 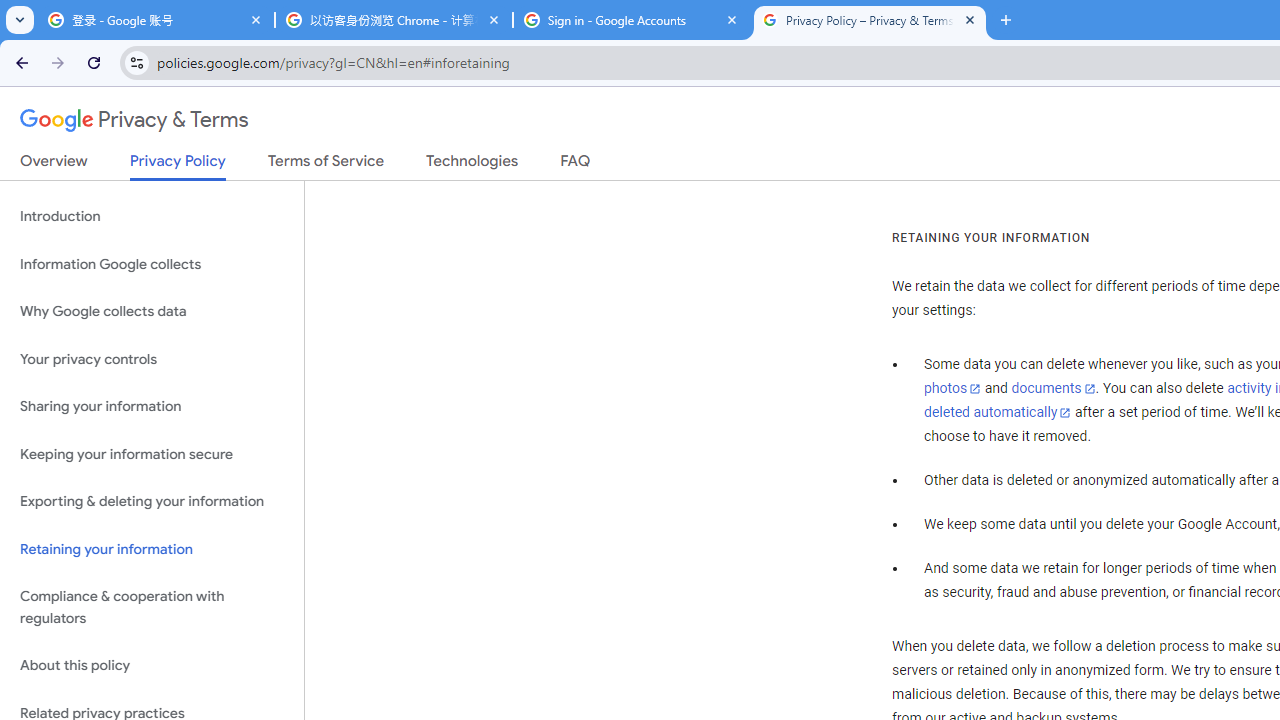 What do you see at coordinates (151, 501) in the screenshot?
I see `'Exporting & deleting your information'` at bounding box center [151, 501].